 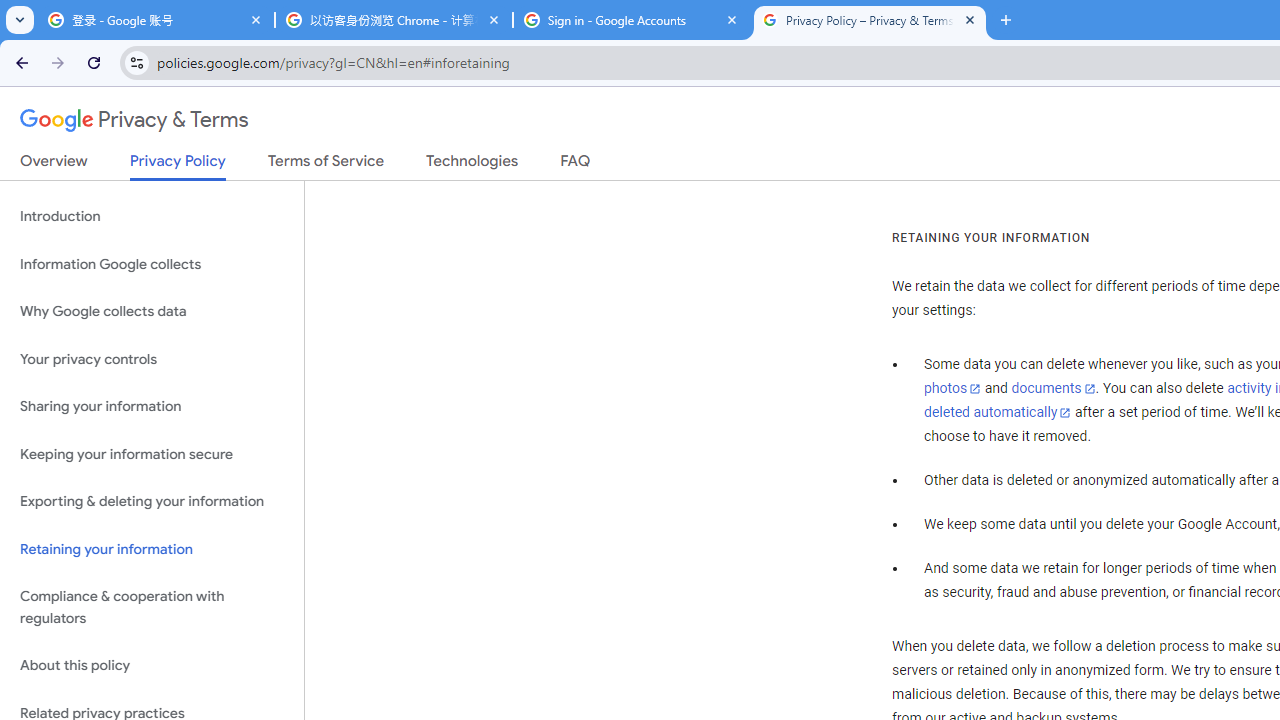 What do you see at coordinates (151, 501) in the screenshot?
I see `'Exporting & deleting your information'` at bounding box center [151, 501].